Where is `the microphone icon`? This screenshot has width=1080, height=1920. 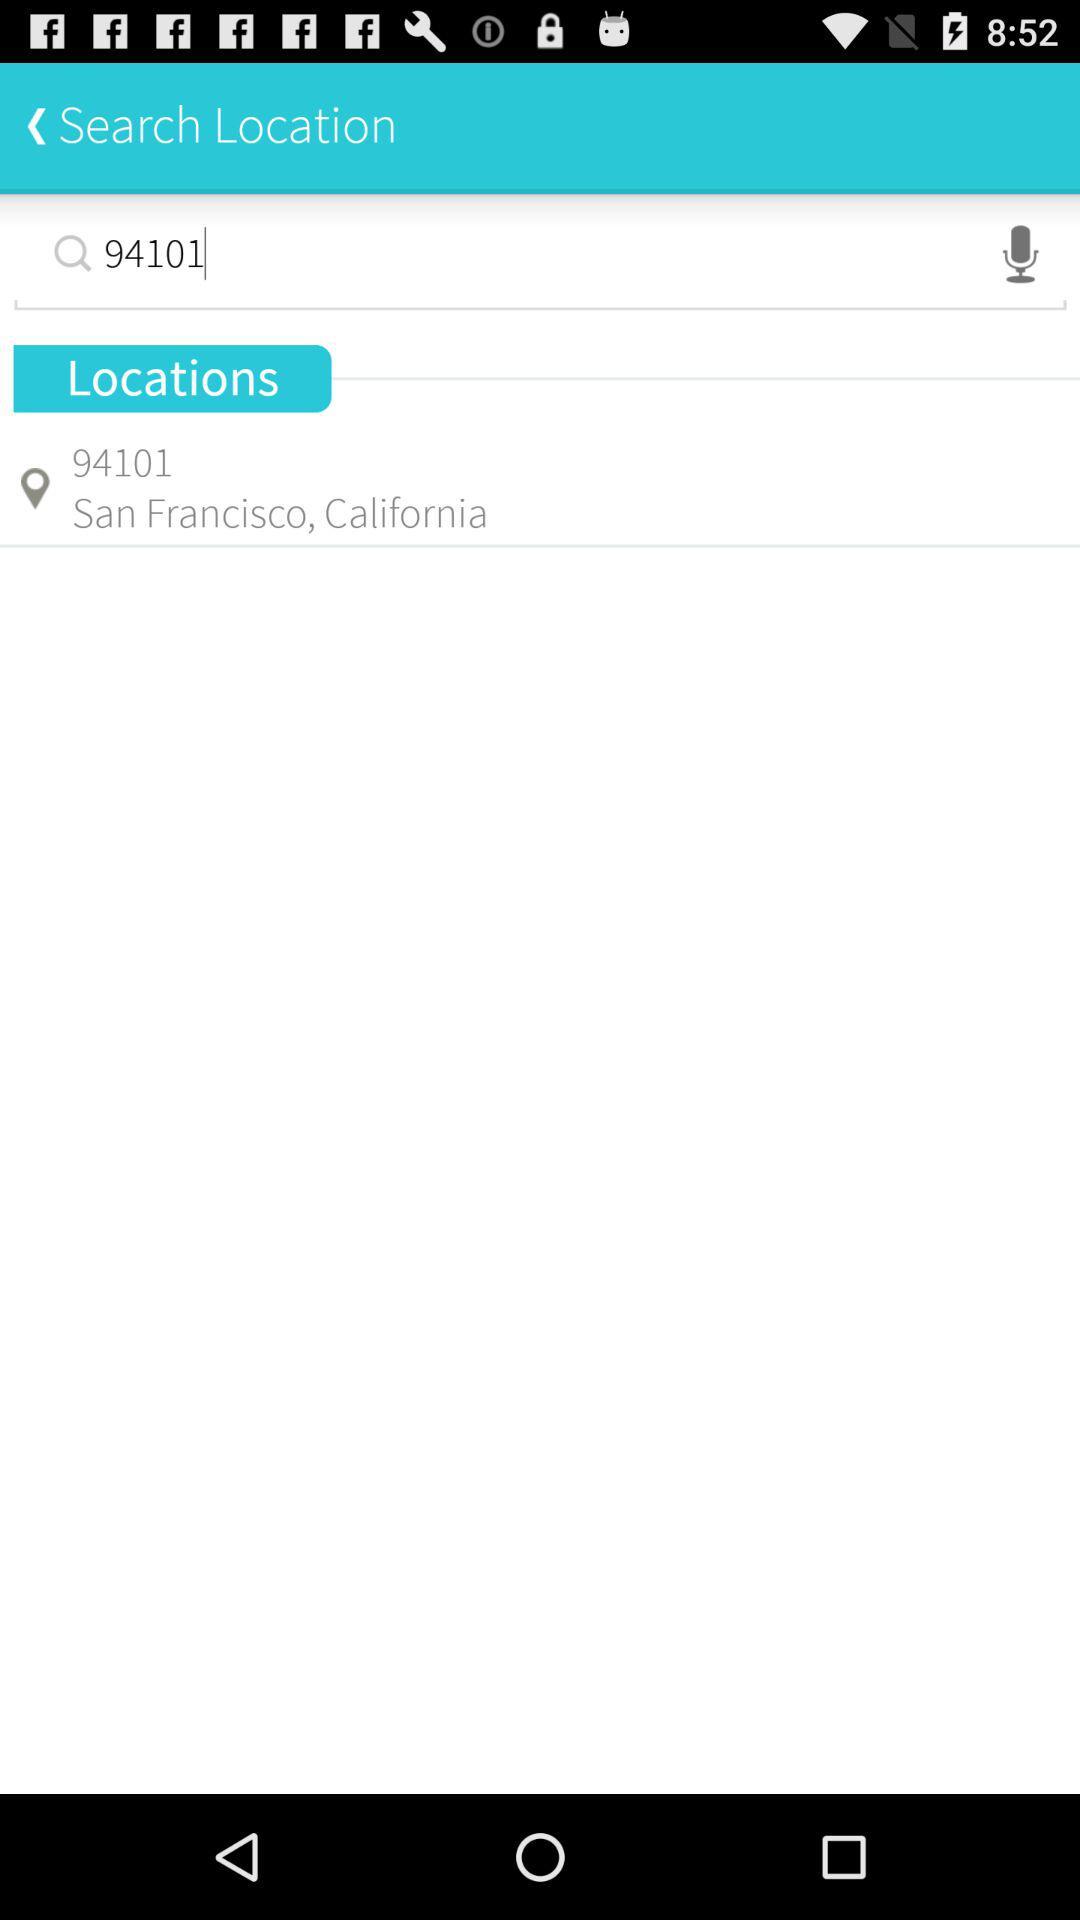
the microphone icon is located at coordinates (1020, 270).